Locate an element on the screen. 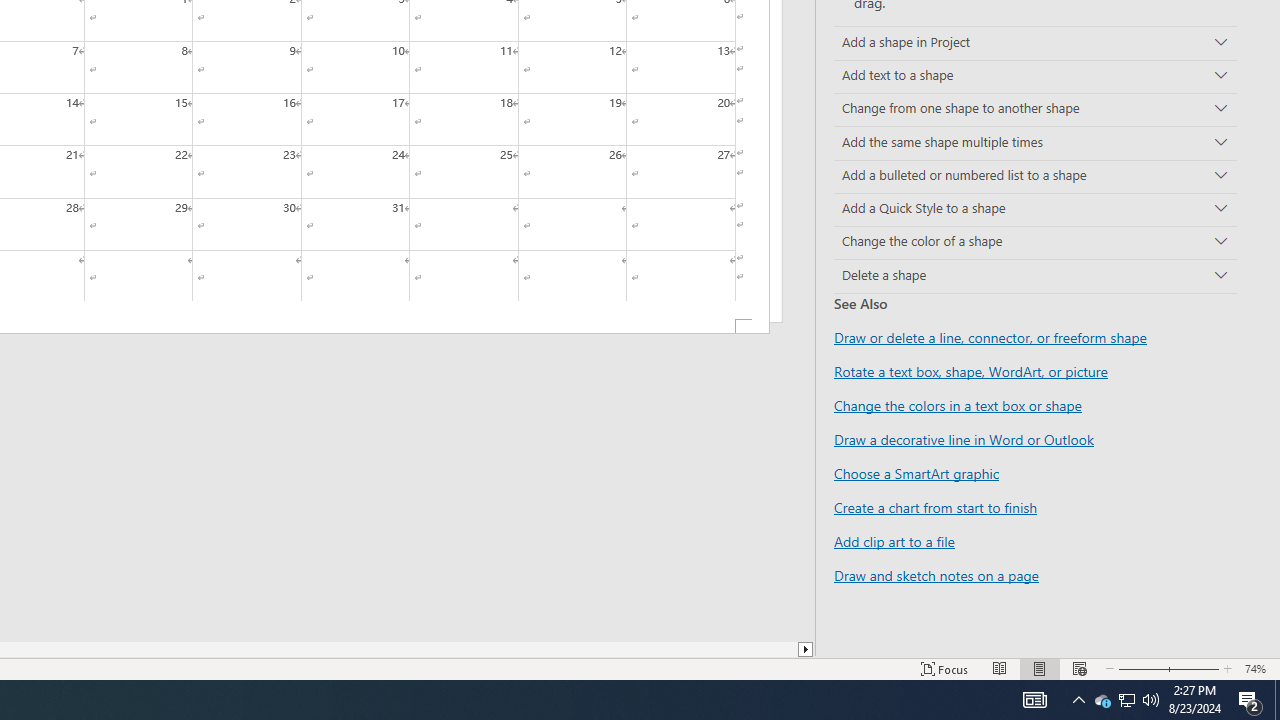 The height and width of the screenshot is (720, 1280). 'Read Mode' is located at coordinates (1000, 669).